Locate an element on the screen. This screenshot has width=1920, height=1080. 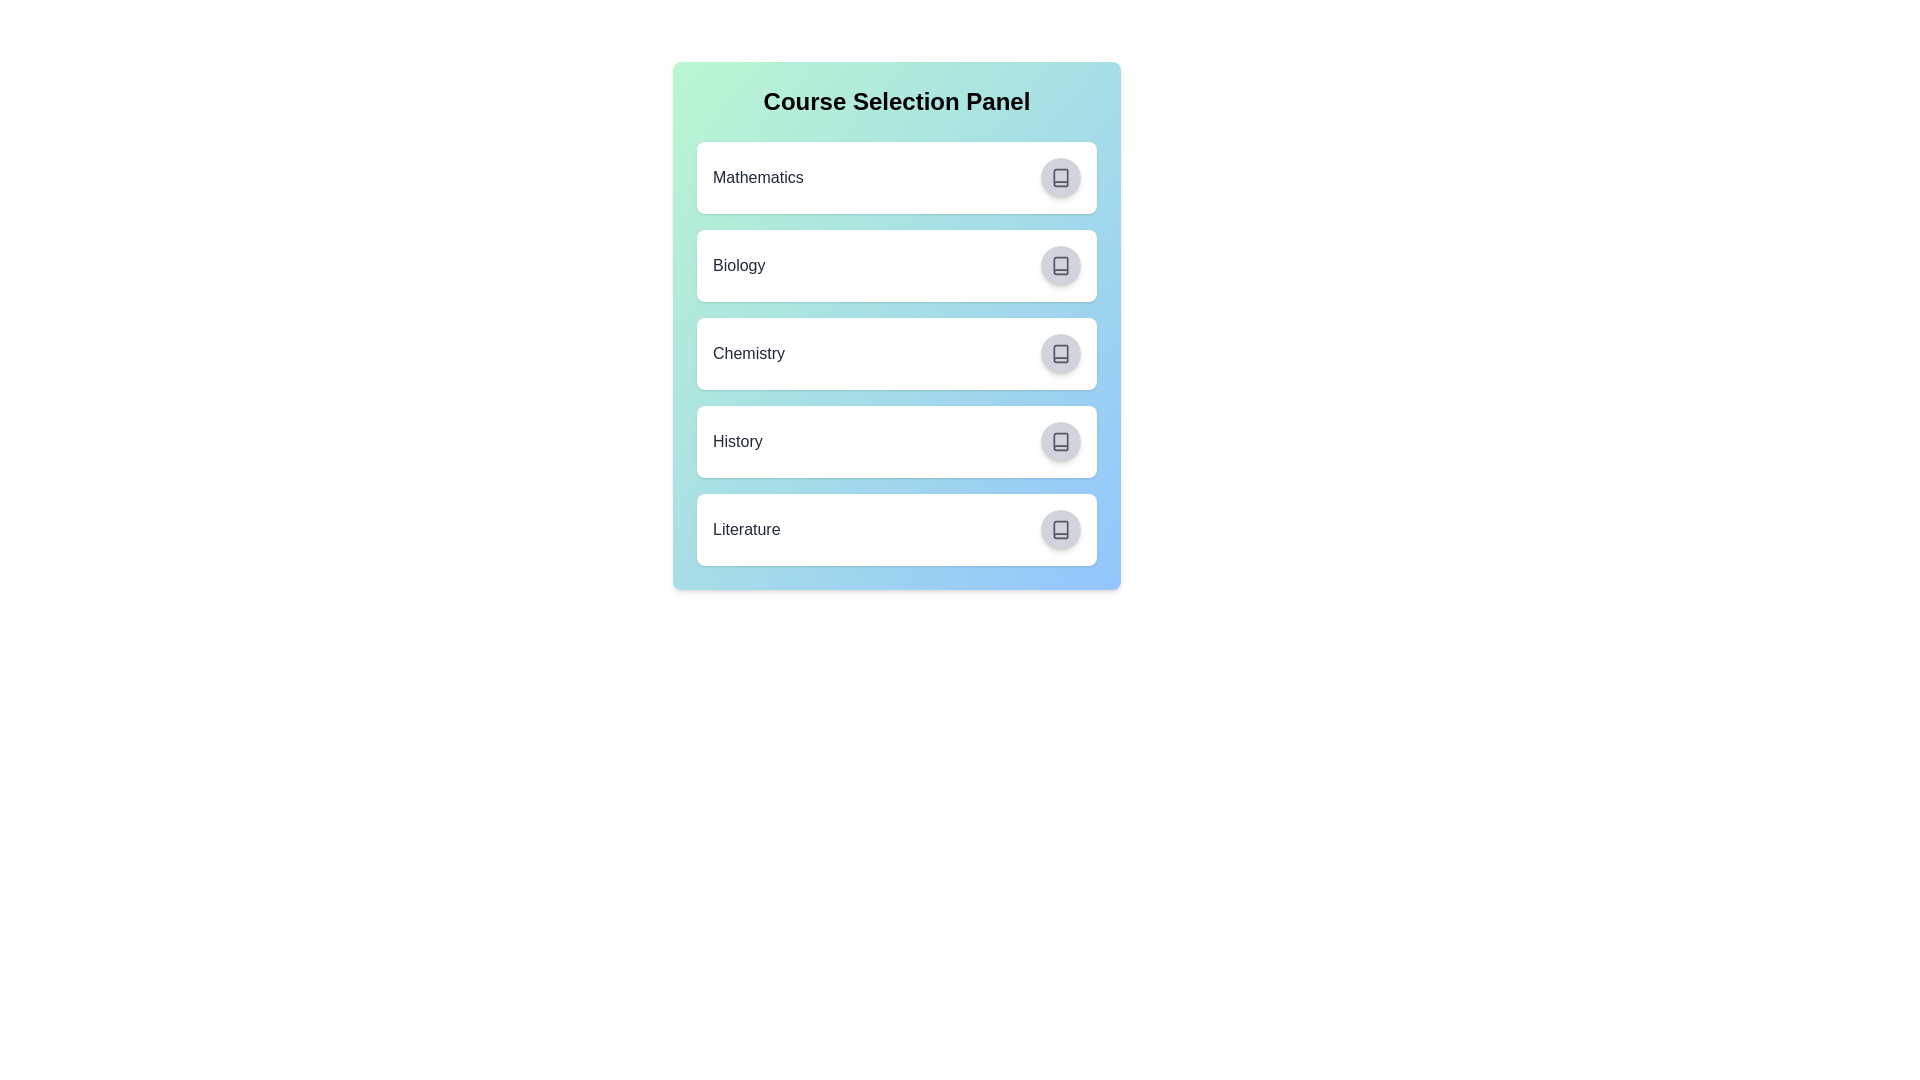
the button corresponding to Biology is located at coordinates (1059, 265).